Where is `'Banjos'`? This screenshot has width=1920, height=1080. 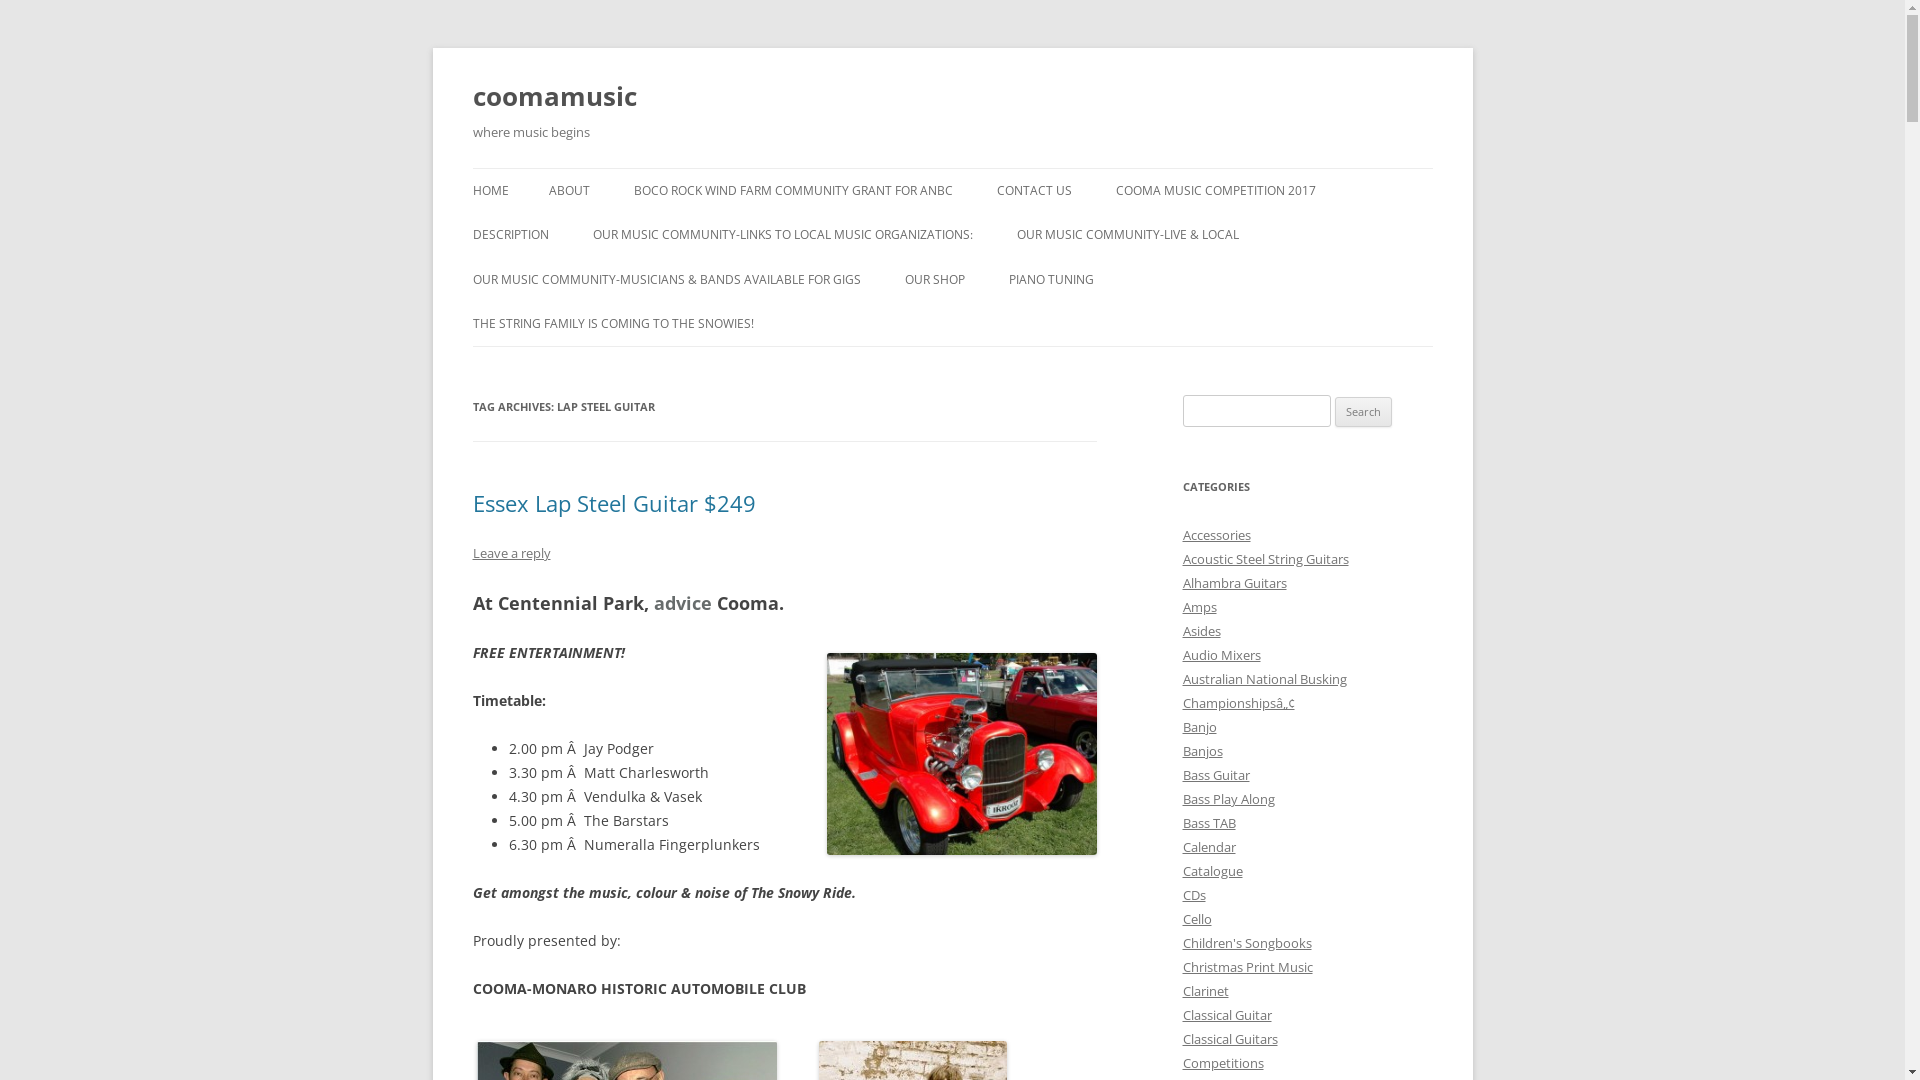 'Banjos' is located at coordinates (1200, 751).